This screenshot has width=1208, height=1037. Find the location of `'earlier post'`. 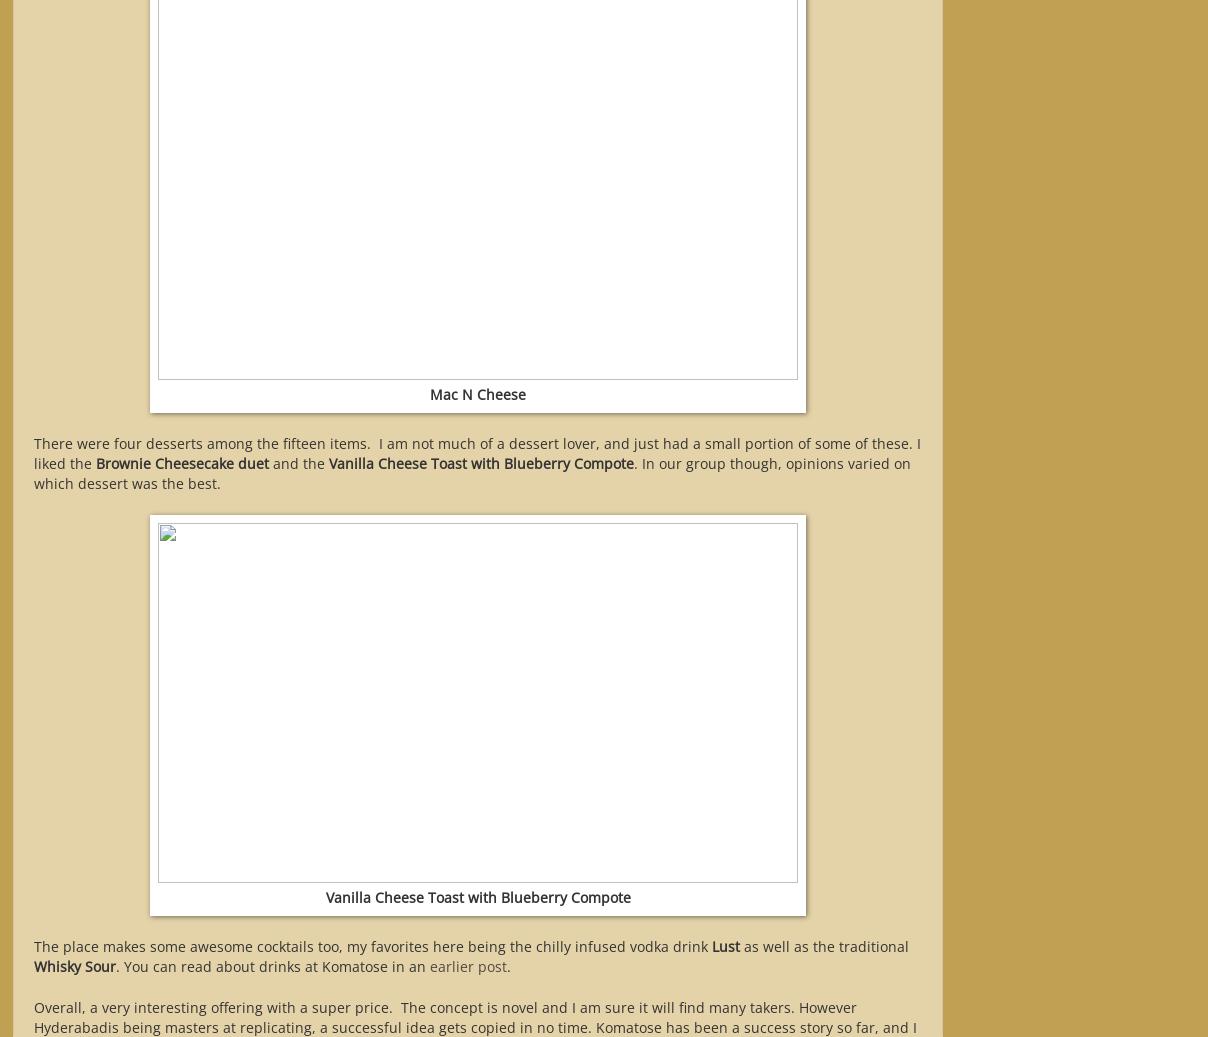

'earlier post' is located at coordinates (468, 965).